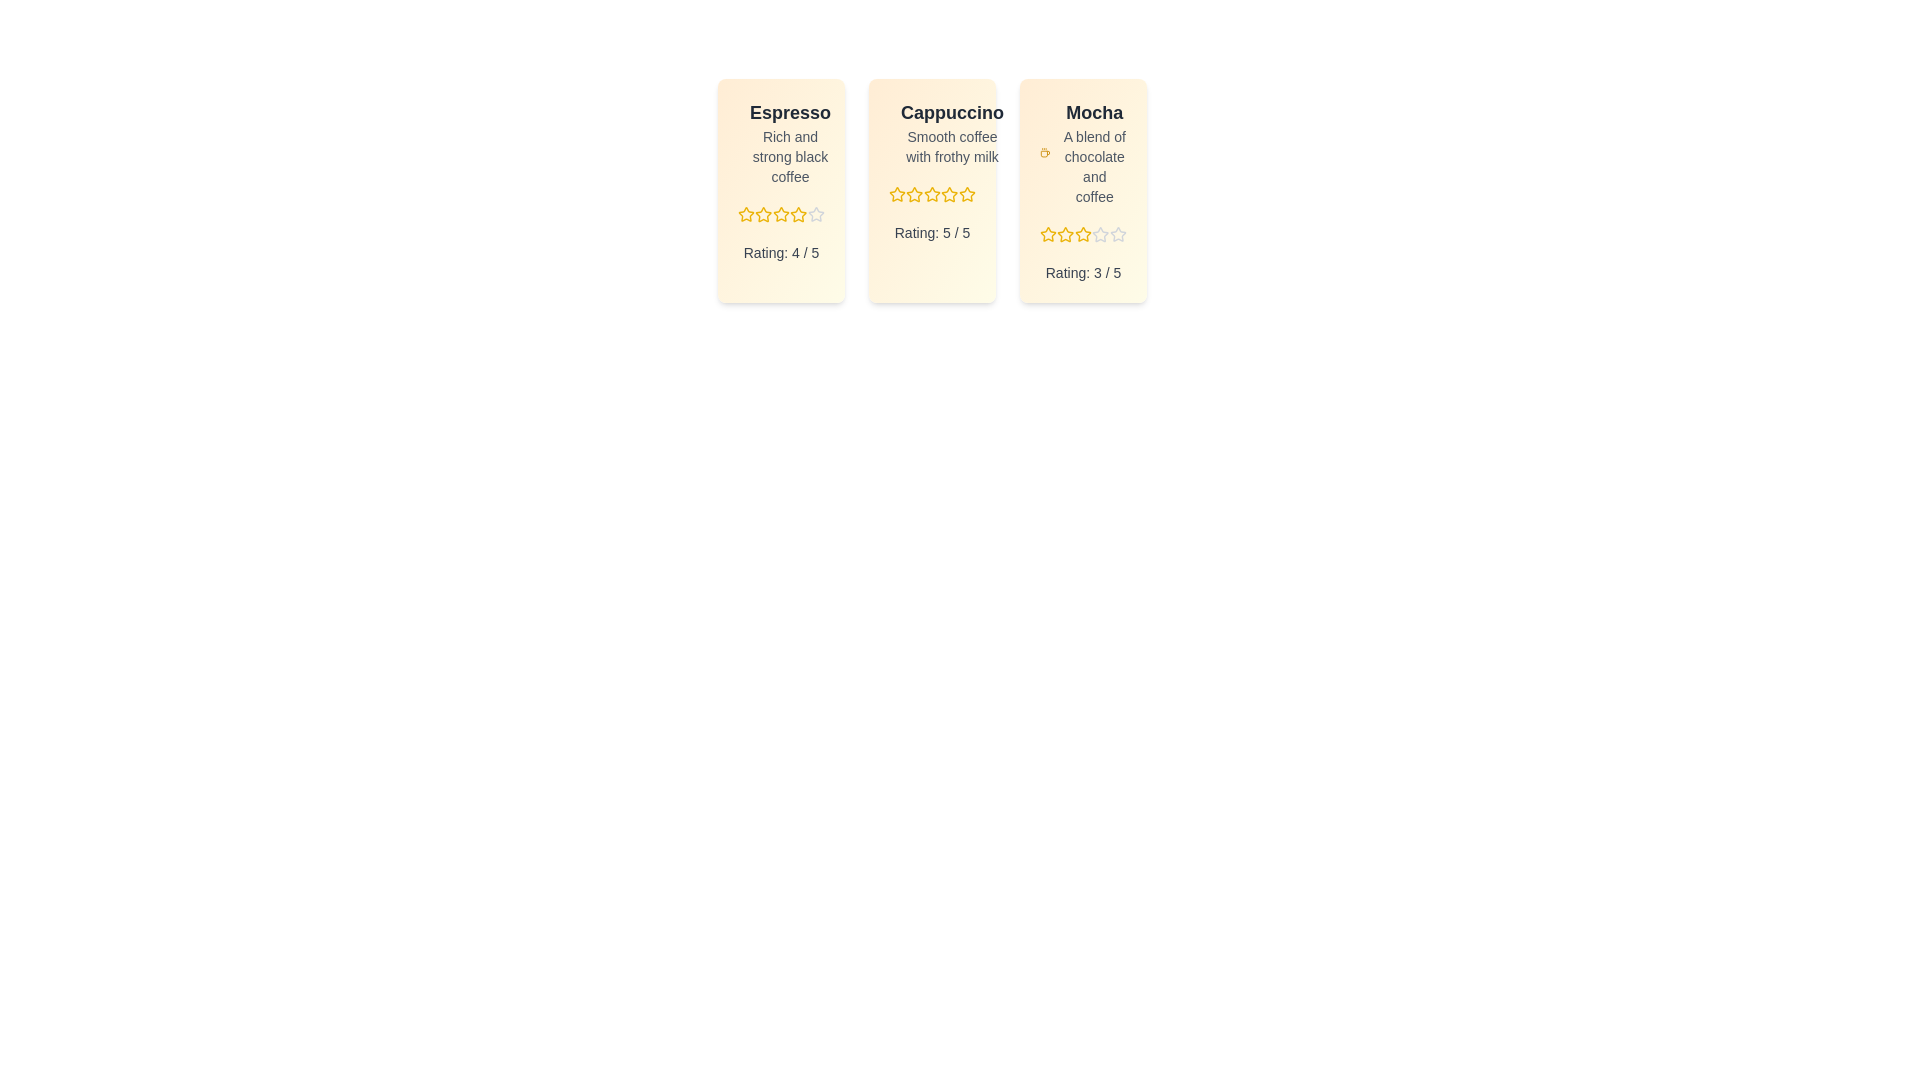 Image resolution: width=1920 pixels, height=1080 pixels. Describe the element at coordinates (1082, 191) in the screenshot. I see `the menu item card for Mocha` at that location.